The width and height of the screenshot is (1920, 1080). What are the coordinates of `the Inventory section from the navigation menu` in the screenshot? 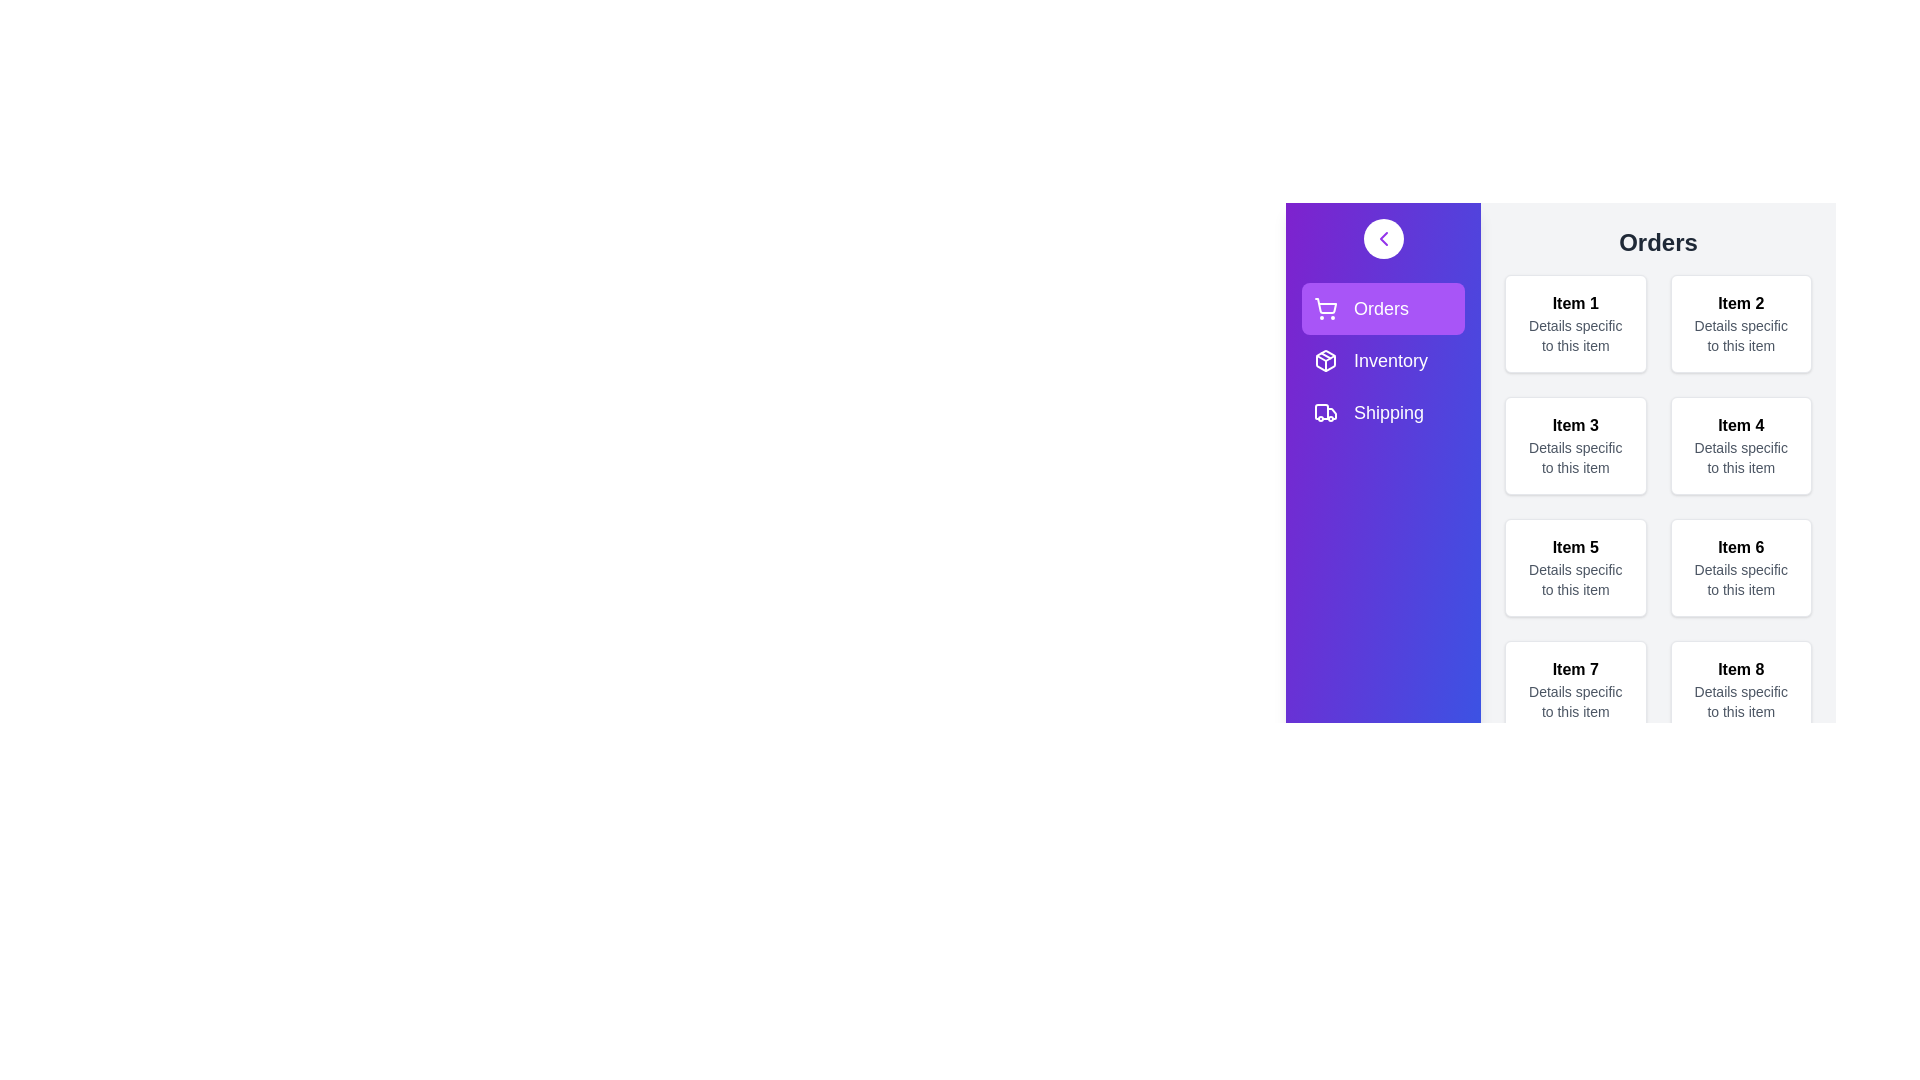 It's located at (1353, 361).